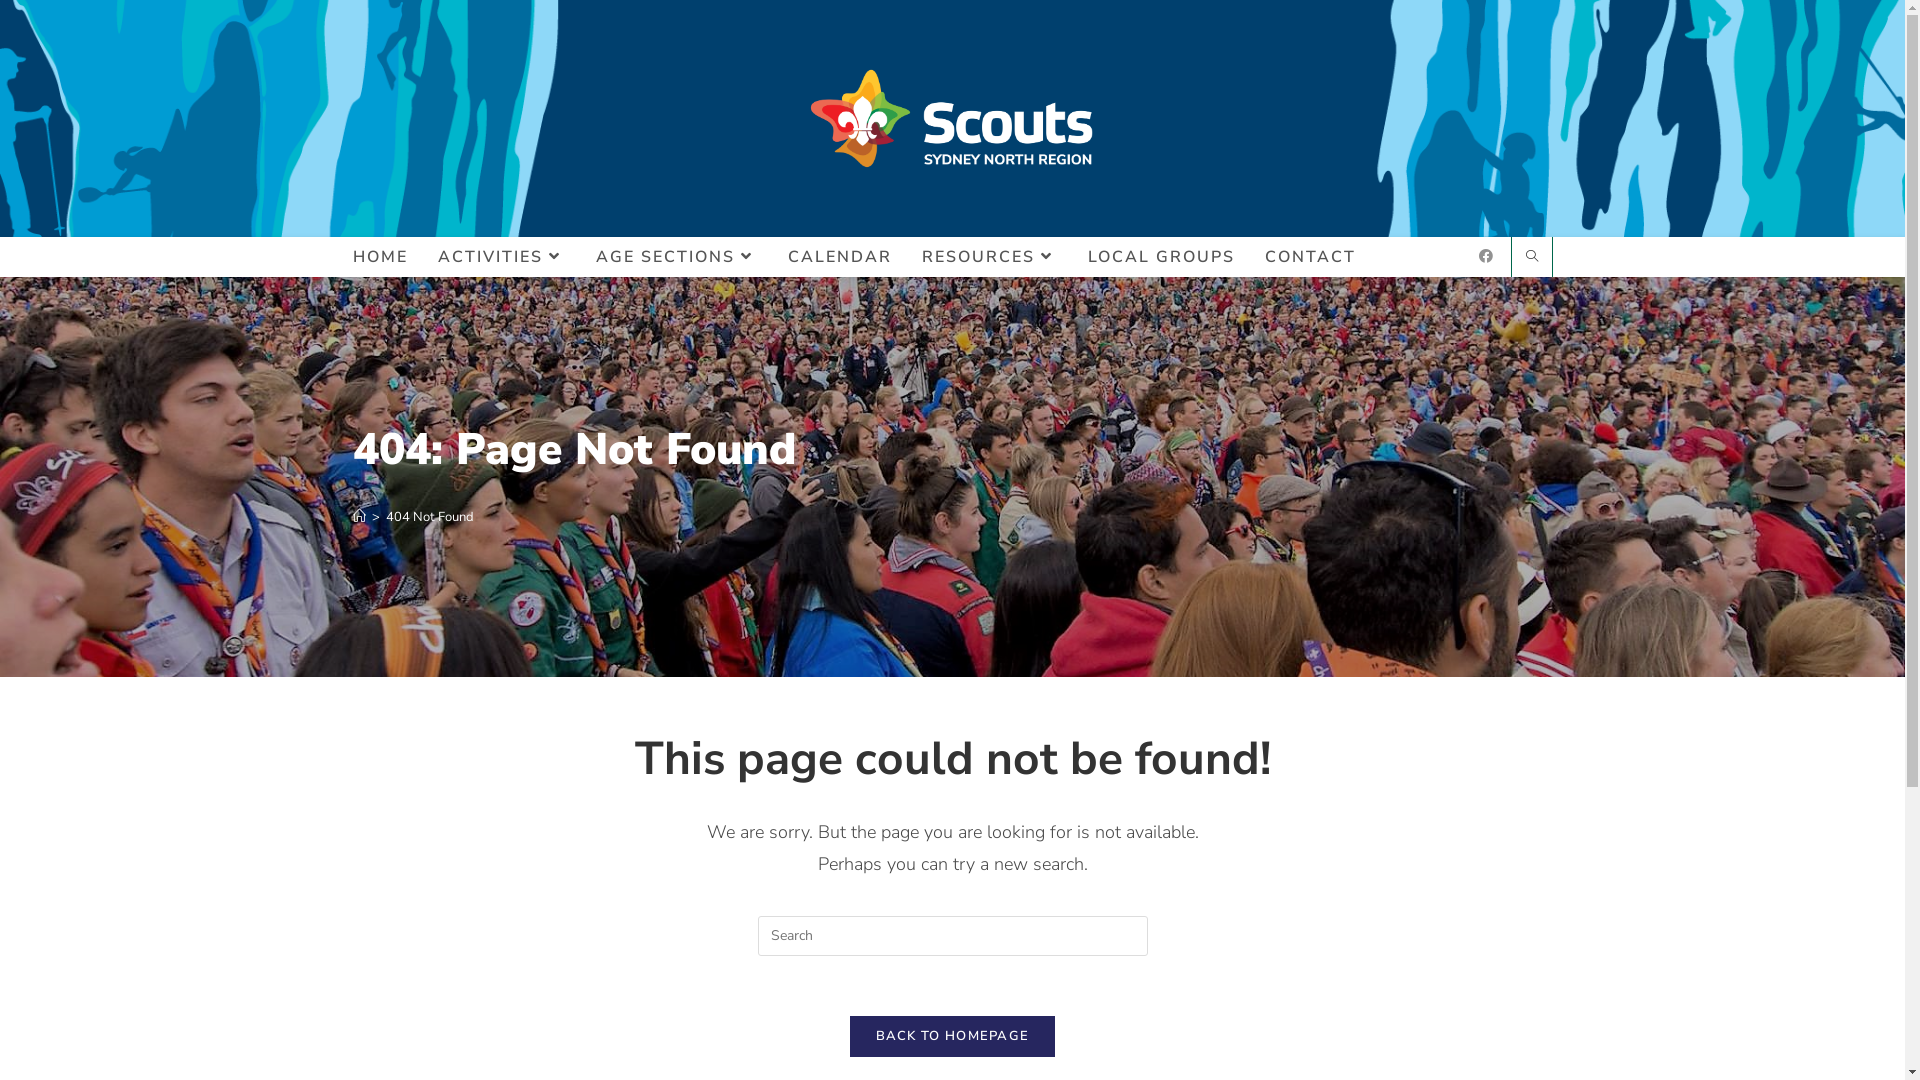 The width and height of the screenshot is (1920, 1080). Describe the element at coordinates (952, 1035) in the screenshot. I see `'BACK TO HOMEPAGE'` at that location.